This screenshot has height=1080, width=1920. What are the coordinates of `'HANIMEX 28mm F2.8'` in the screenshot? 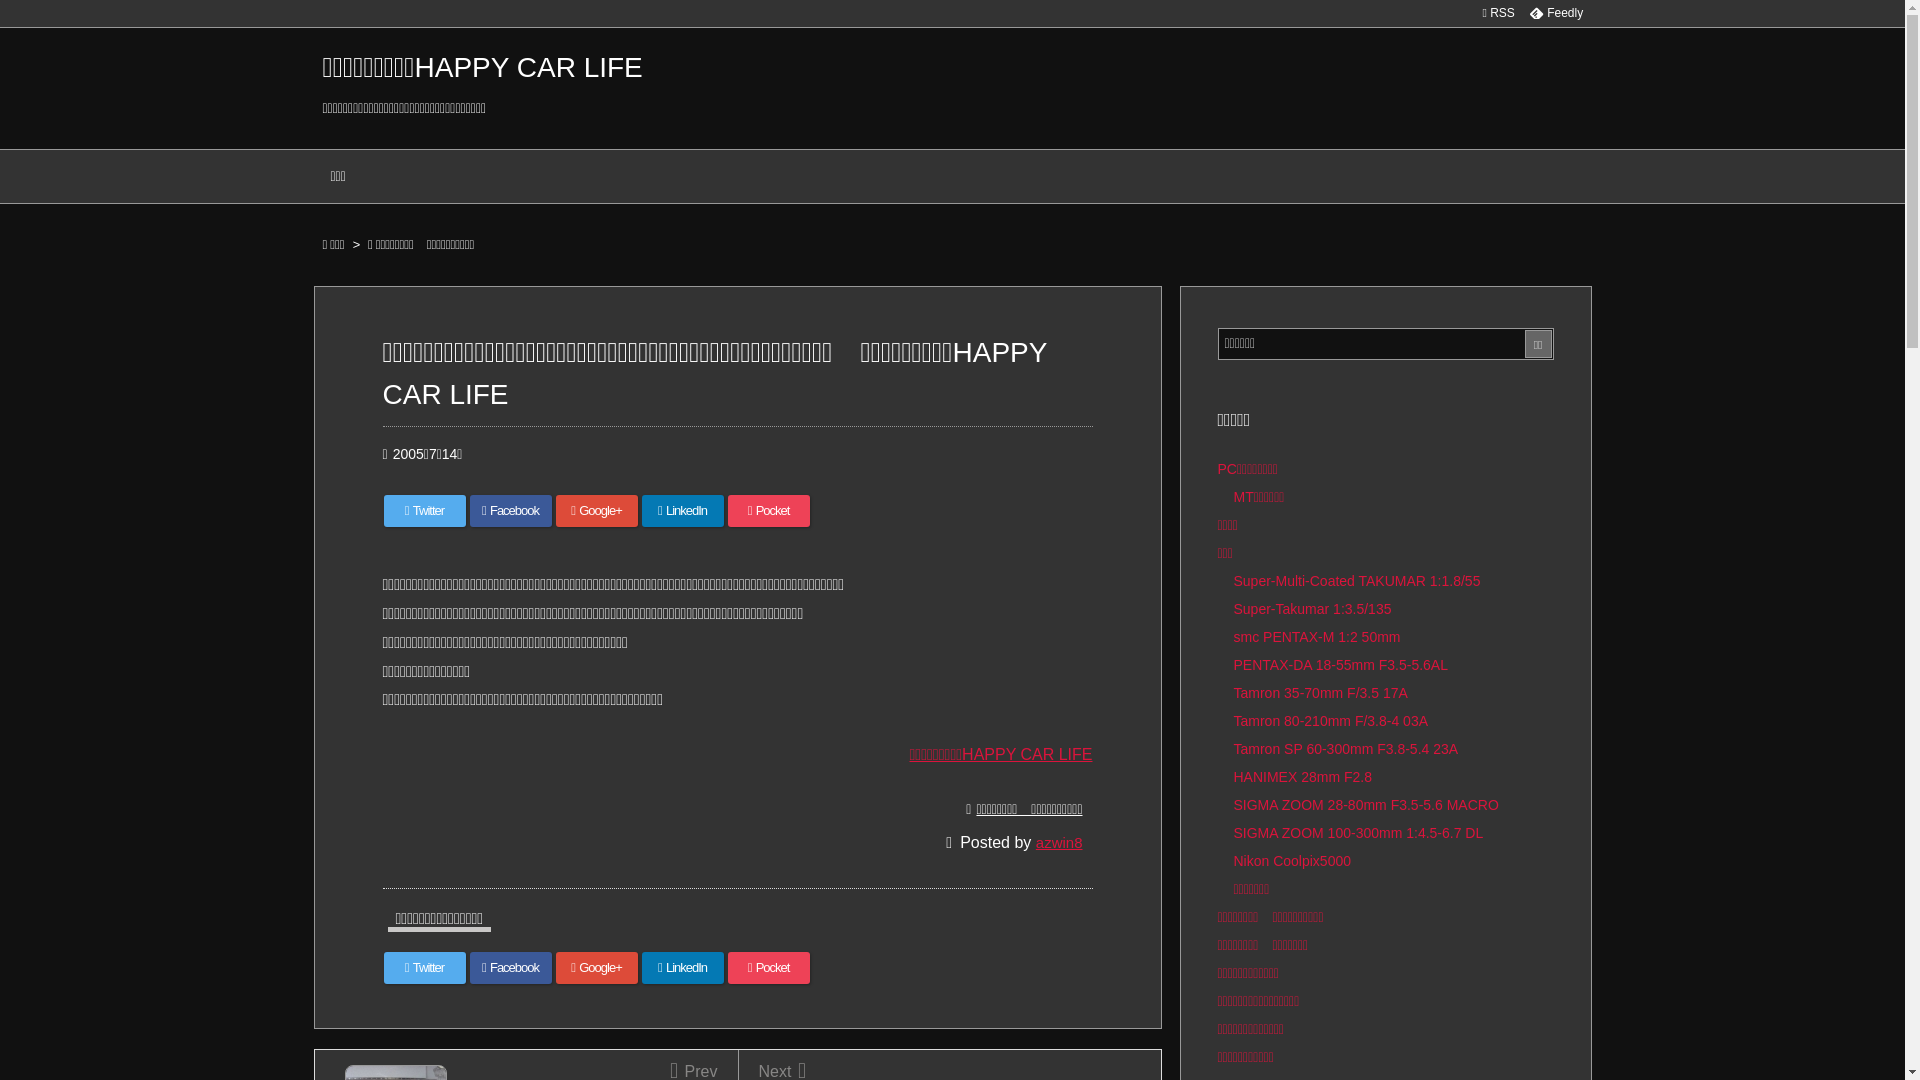 It's located at (1302, 775).